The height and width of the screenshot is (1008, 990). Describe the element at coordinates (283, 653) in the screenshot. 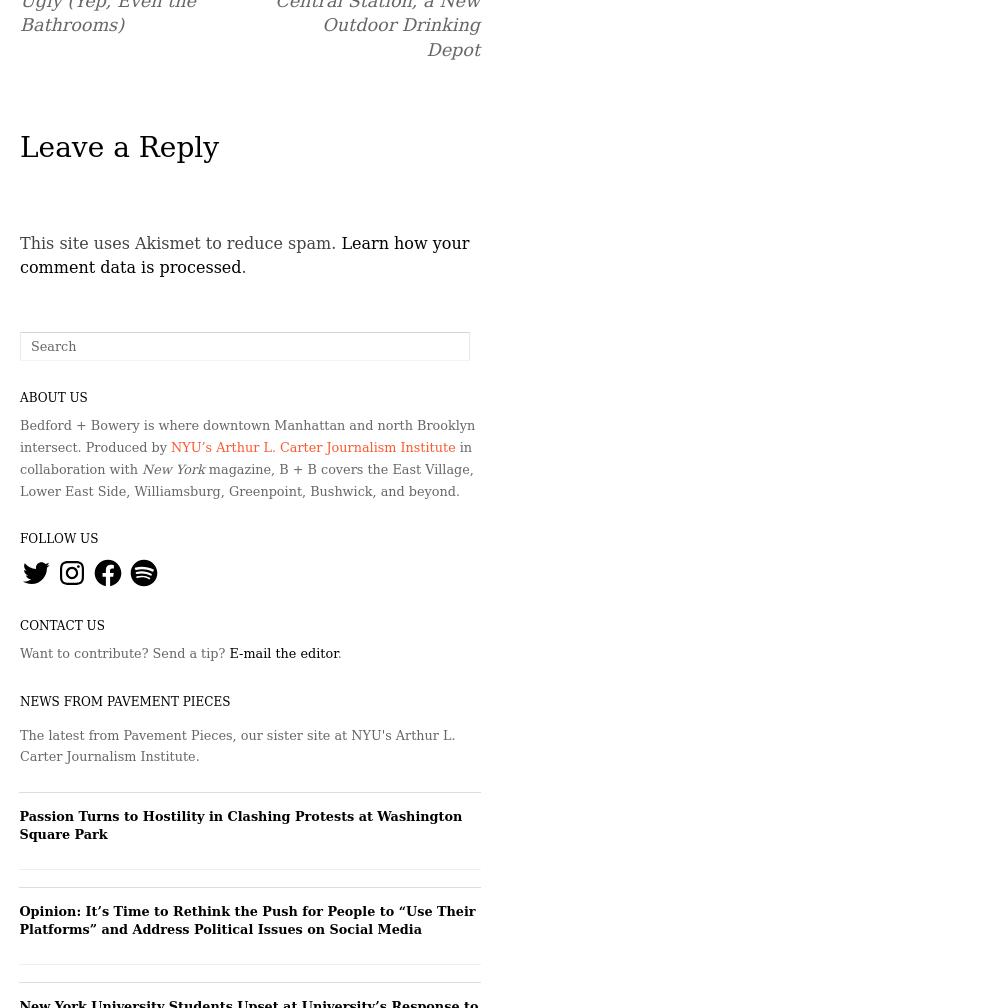

I see `'E-mail the editor'` at that location.